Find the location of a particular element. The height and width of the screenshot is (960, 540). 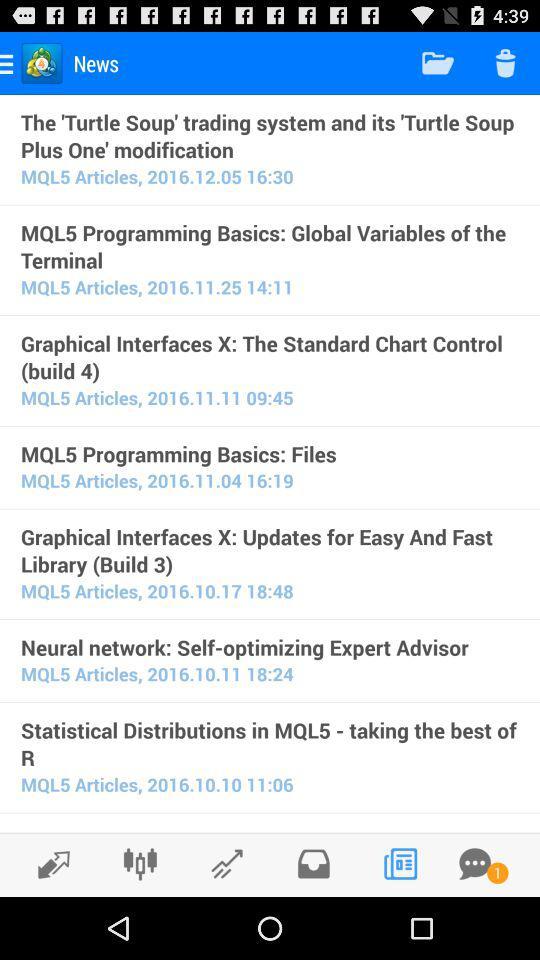

go back is located at coordinates (48, 863).